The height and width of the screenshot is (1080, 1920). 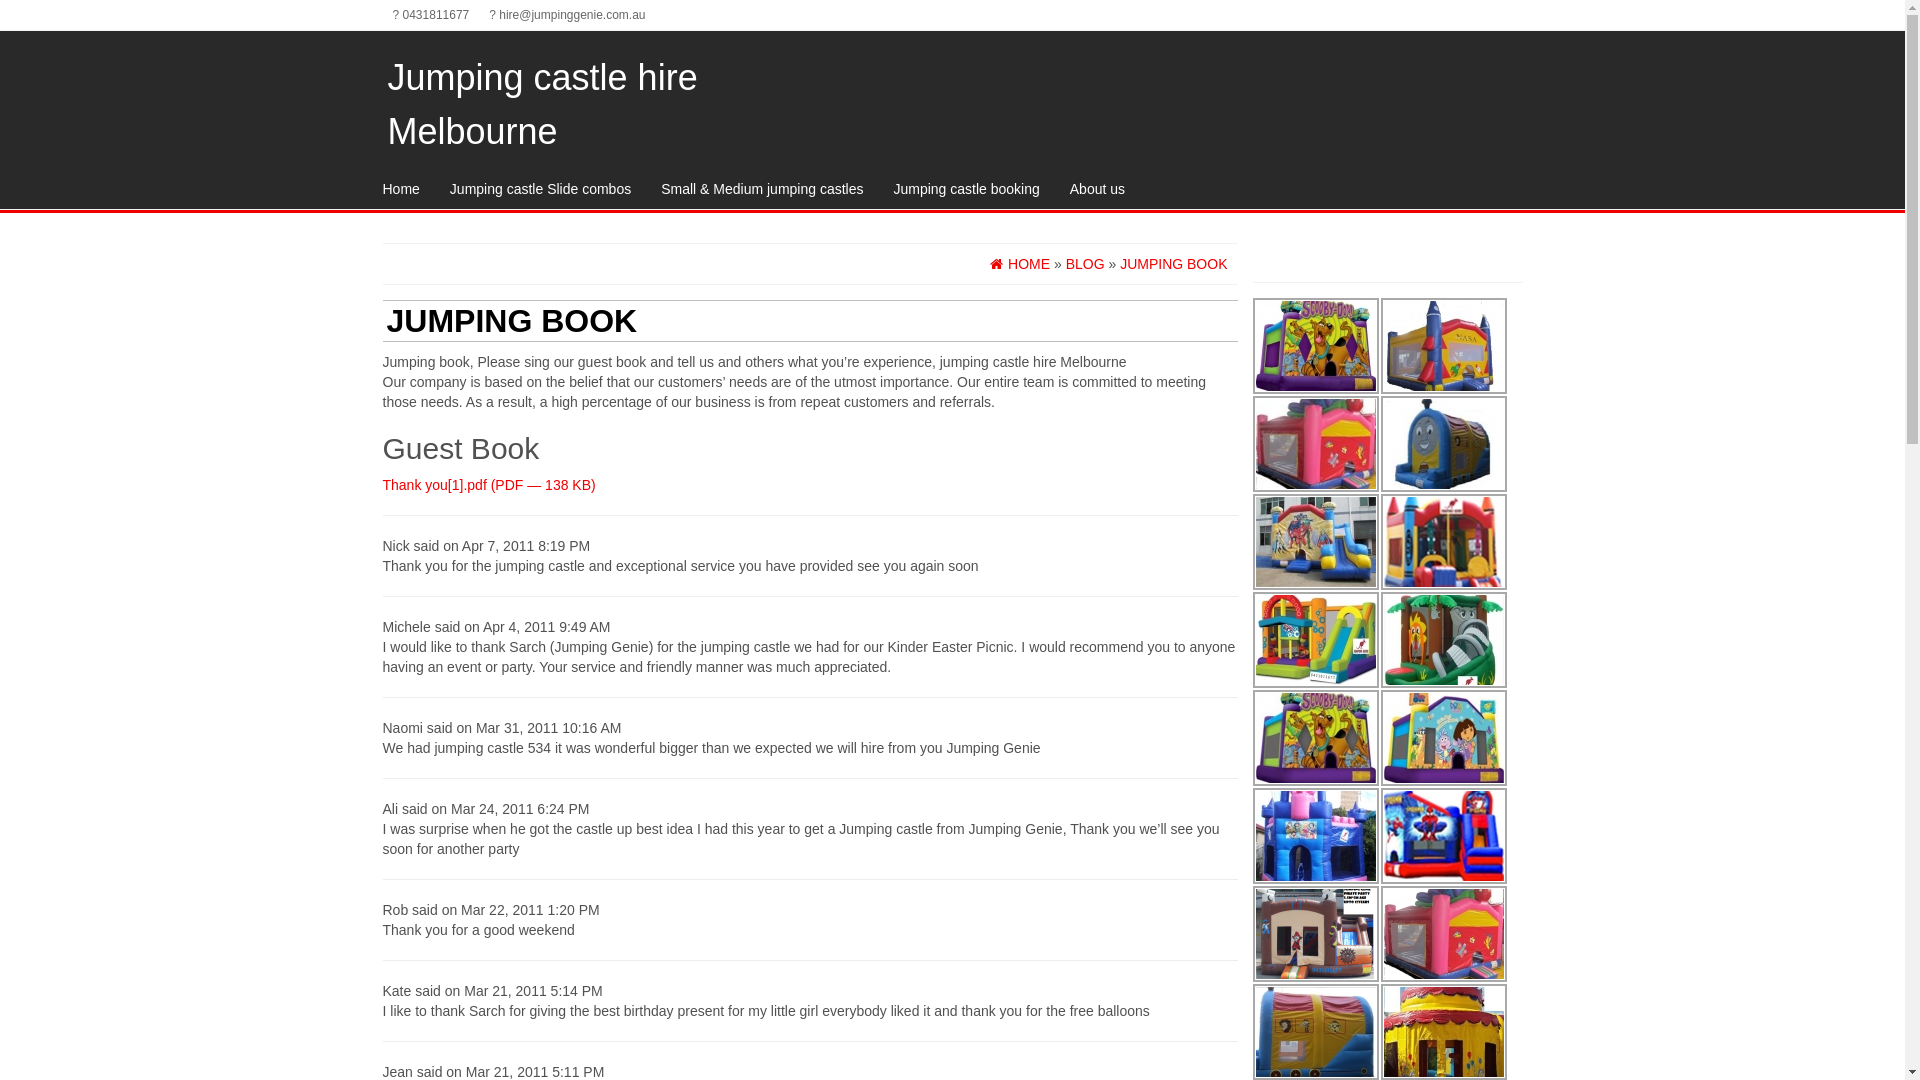 What do you see at coordinates (400, 189) in the screenshot?
I see `'Home'` at bounding box center [400, 189].